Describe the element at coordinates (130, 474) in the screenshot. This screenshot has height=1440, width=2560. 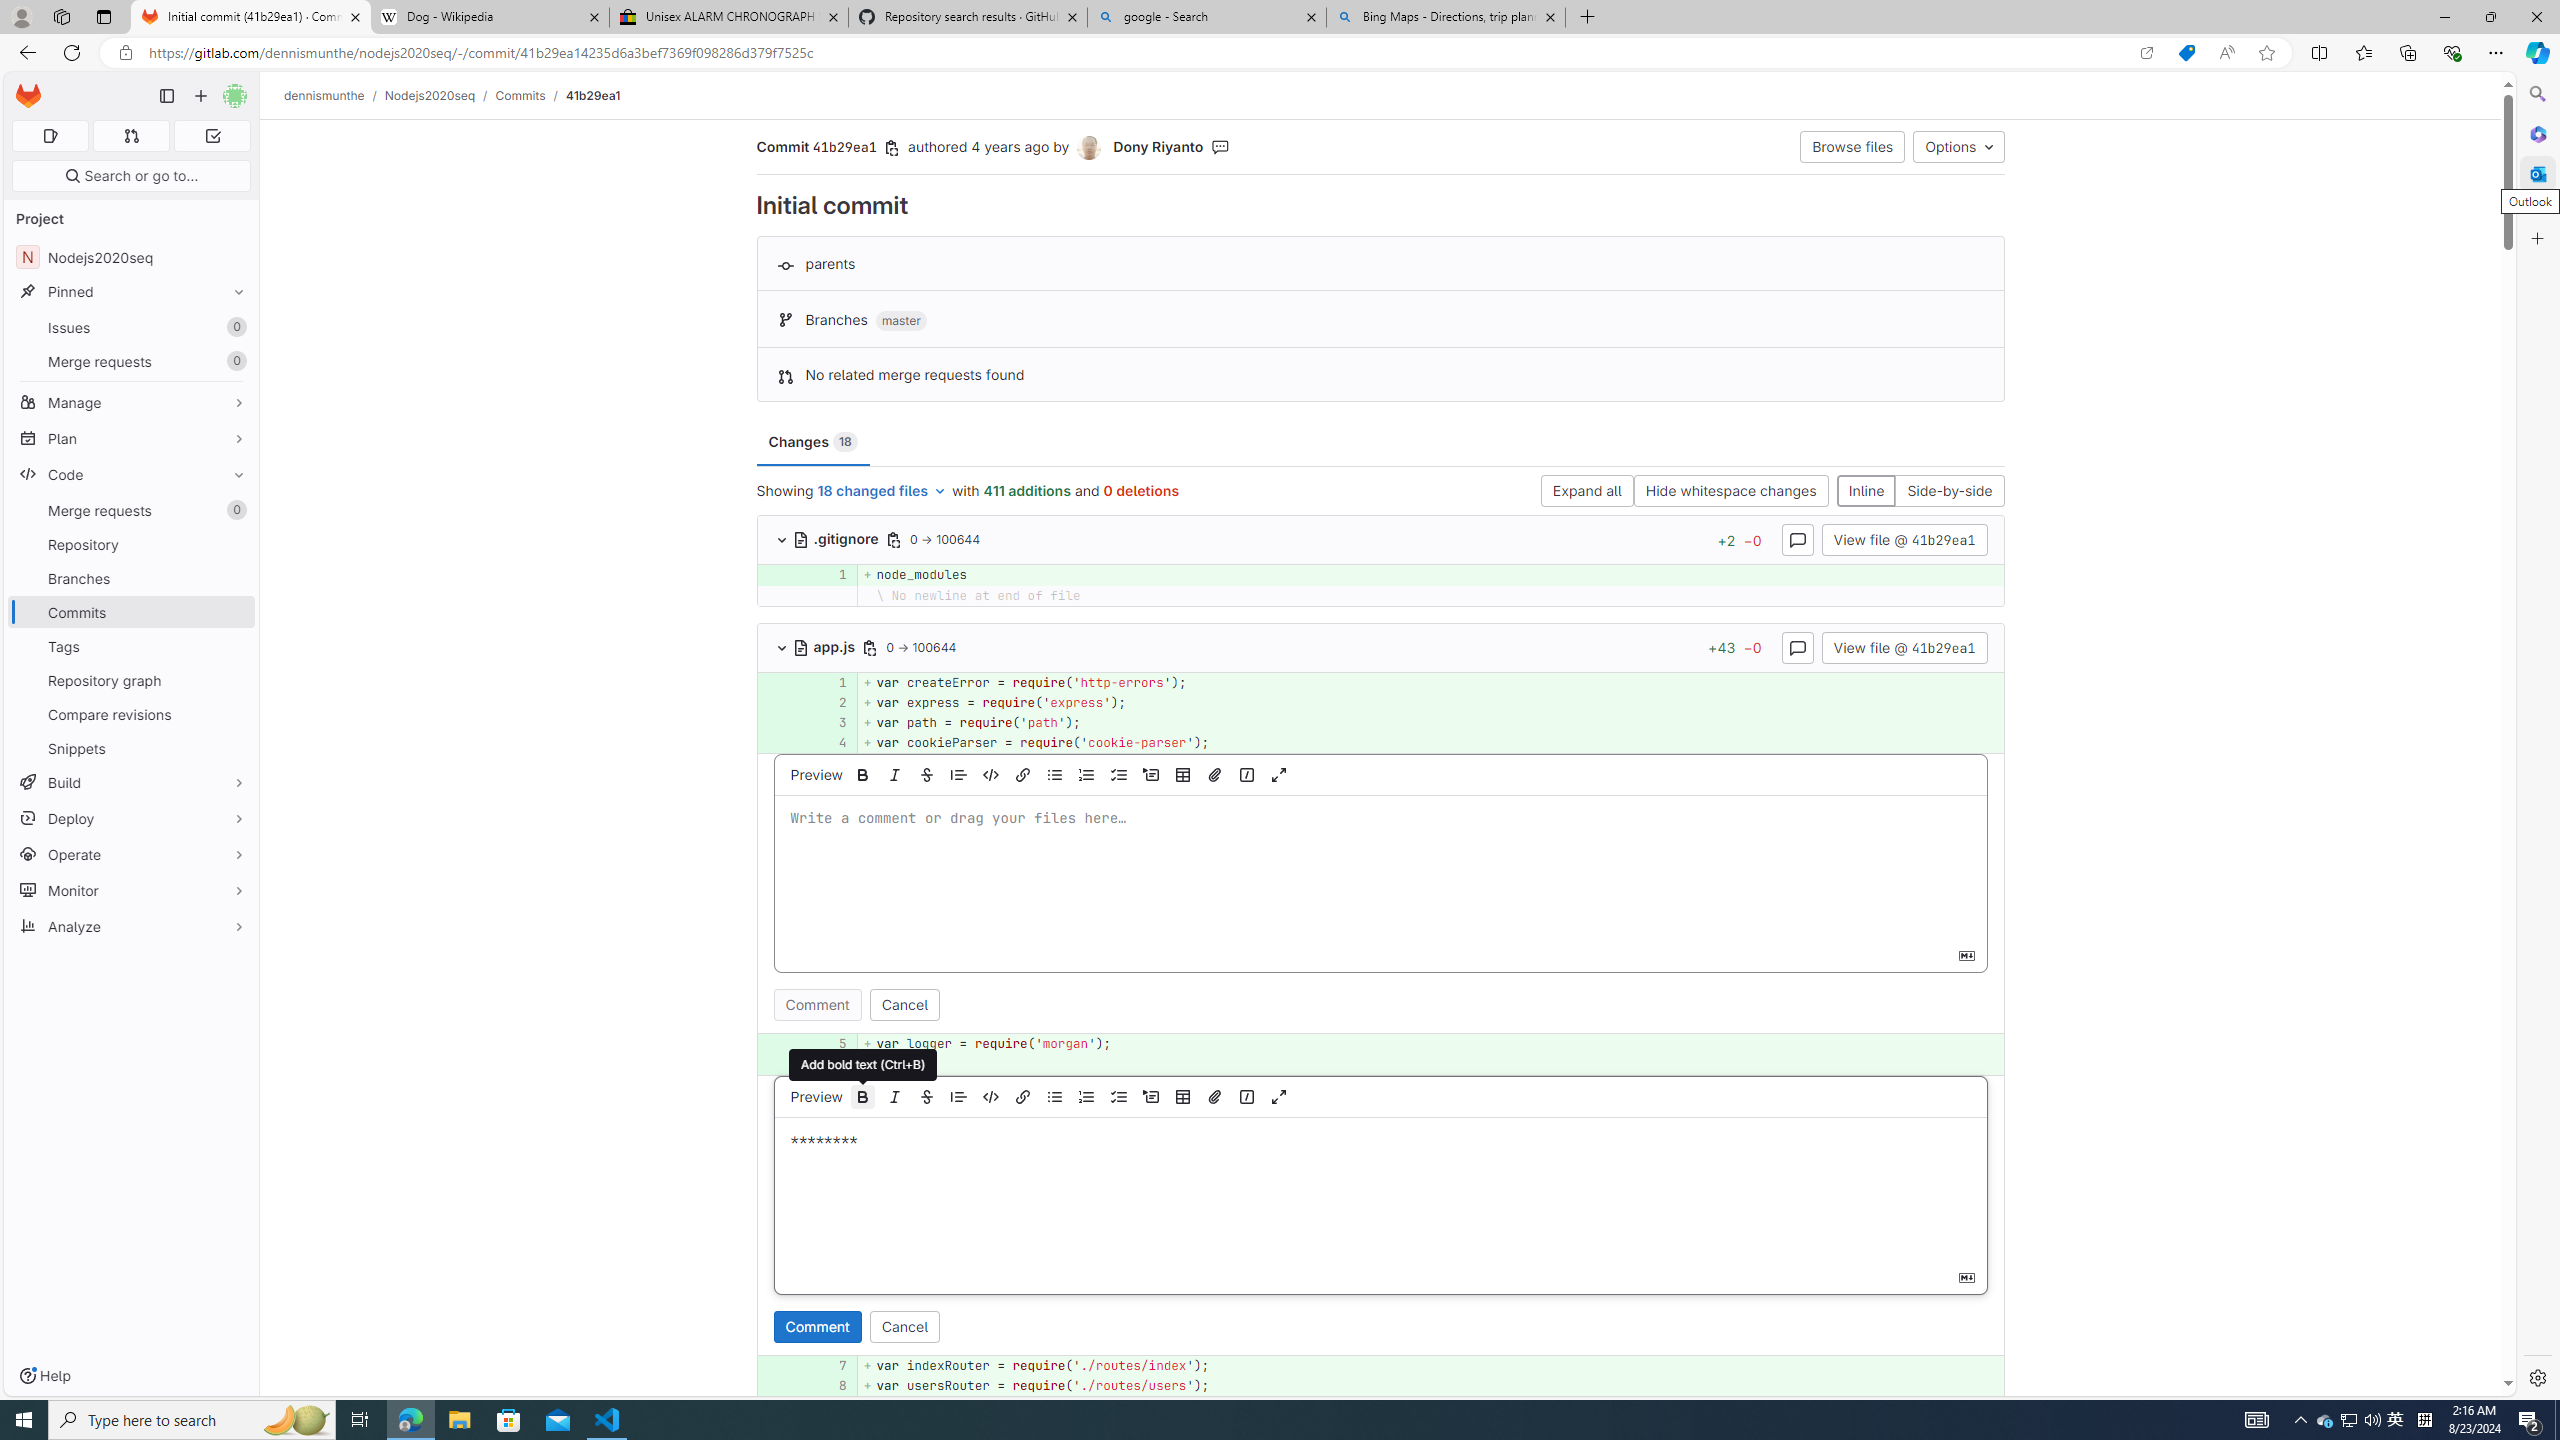
I see `'Code'` at that location.